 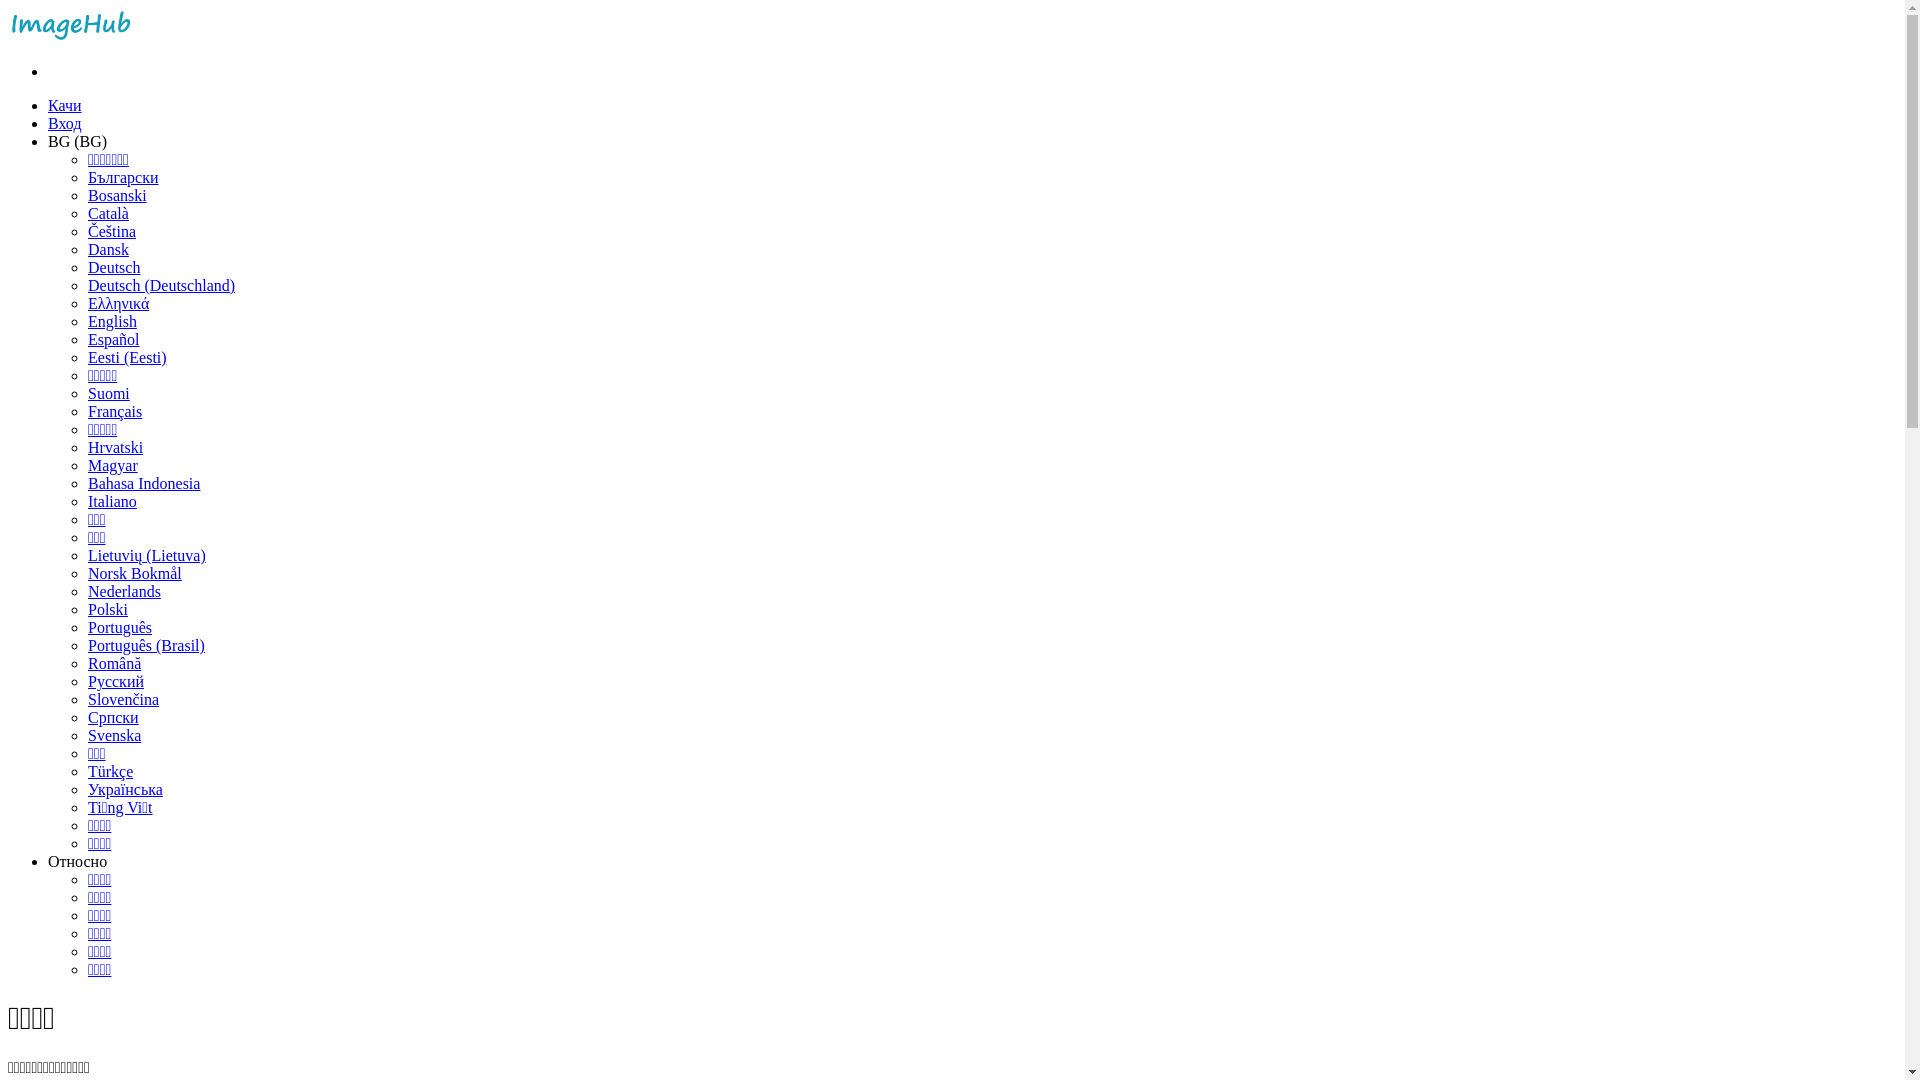 What do you see at coordinates (106, 608) in the screenshot?
I see `'Polski'` at bounding box center [106, 608].